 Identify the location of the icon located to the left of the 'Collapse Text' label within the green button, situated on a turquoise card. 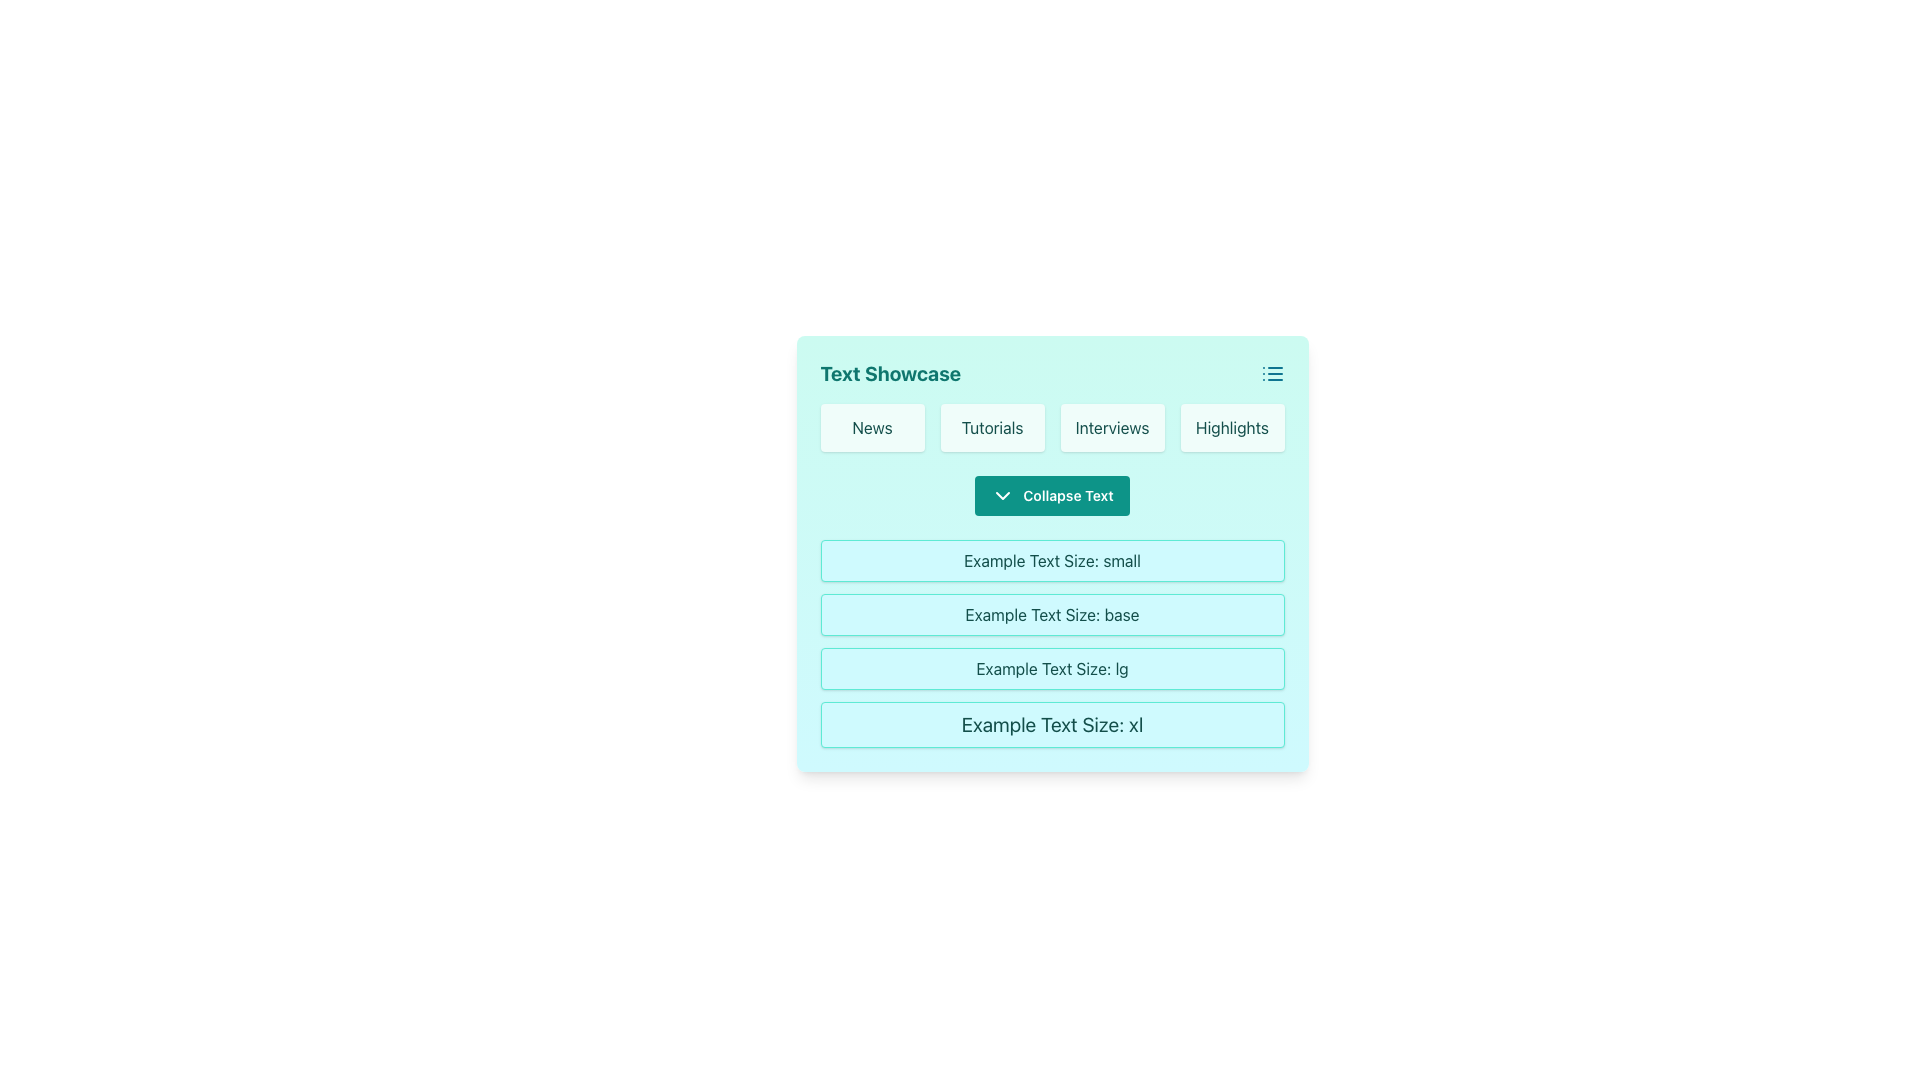
(1003, 495).